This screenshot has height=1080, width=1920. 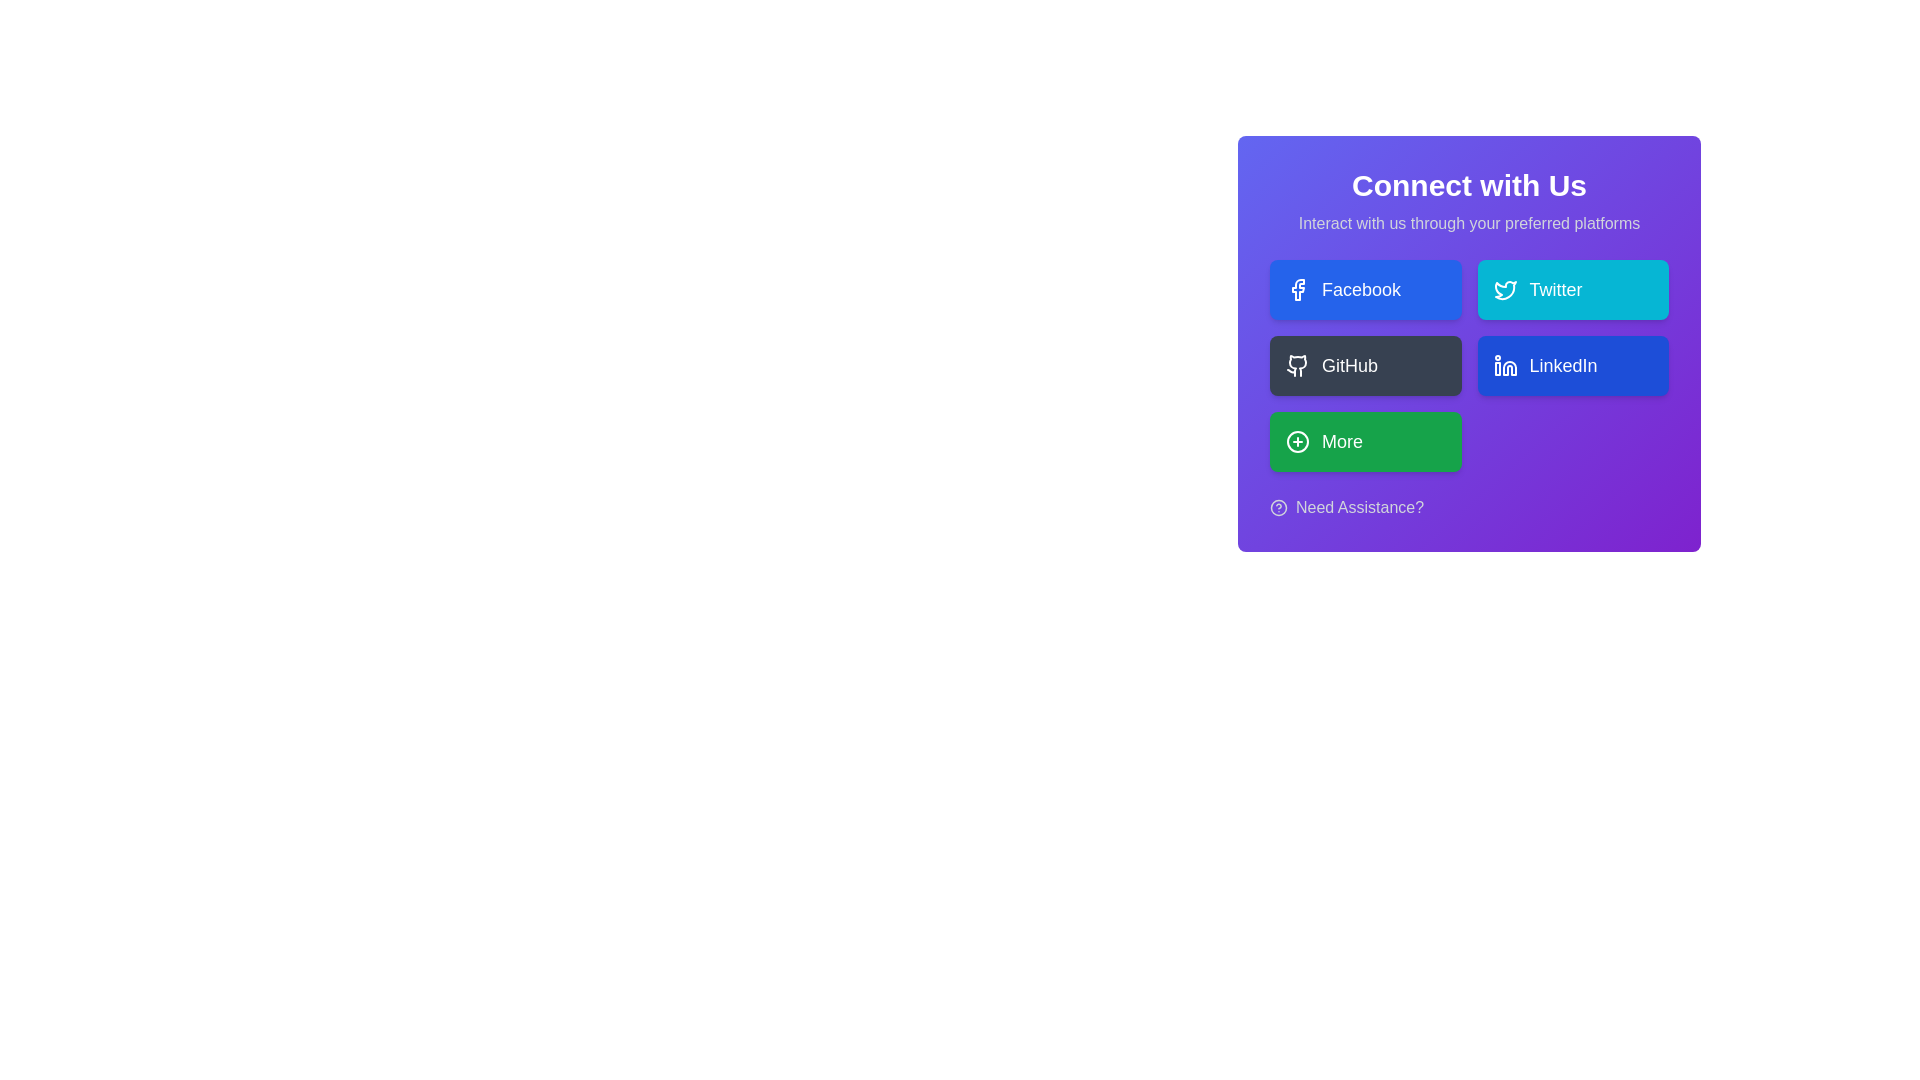 What do you see at coordinates (1277, 507) in the screenshot?
I see `the assistance icon located to the left of the 'Need Assistance?' text` at bounding box center [1277, 507].